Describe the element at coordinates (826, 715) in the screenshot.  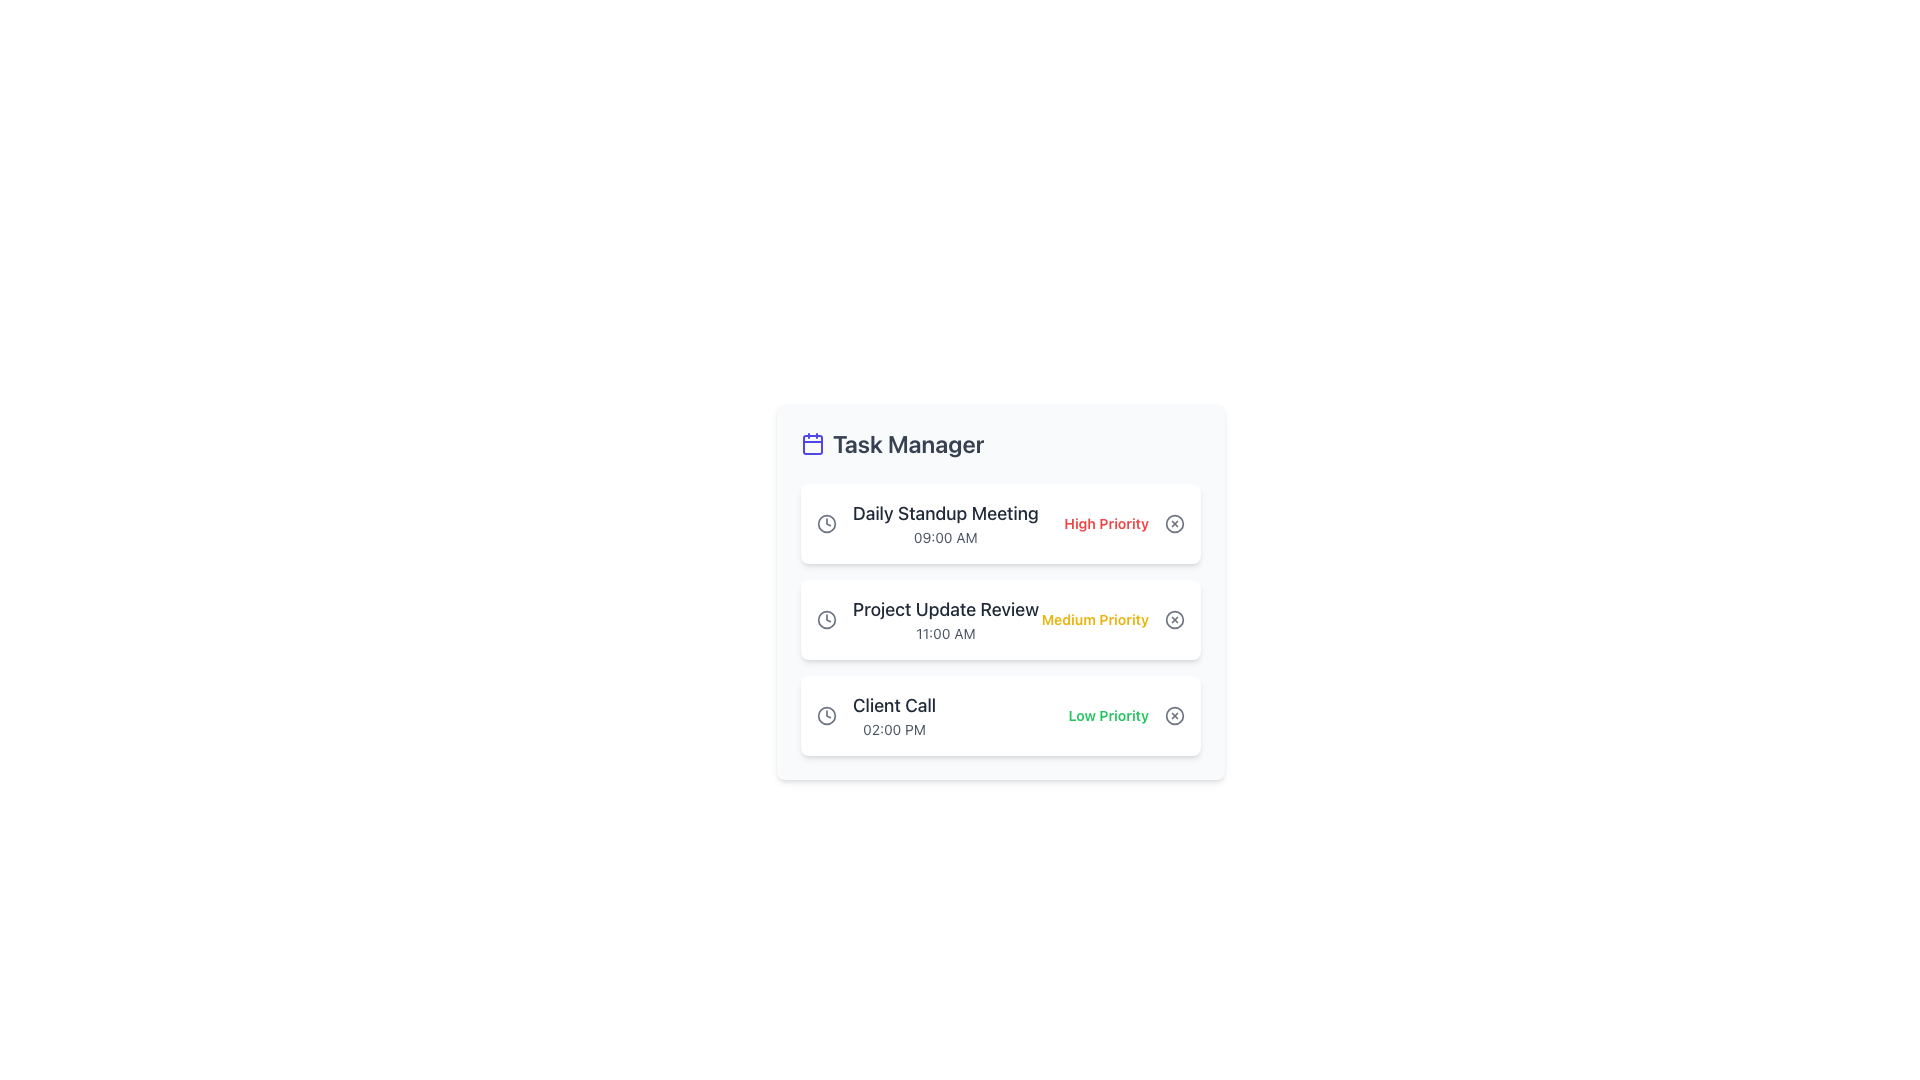
I see `the circular clock icon with a thin border located to the left of the 'Client Call' text in the 'Task Manager' section` at that location.